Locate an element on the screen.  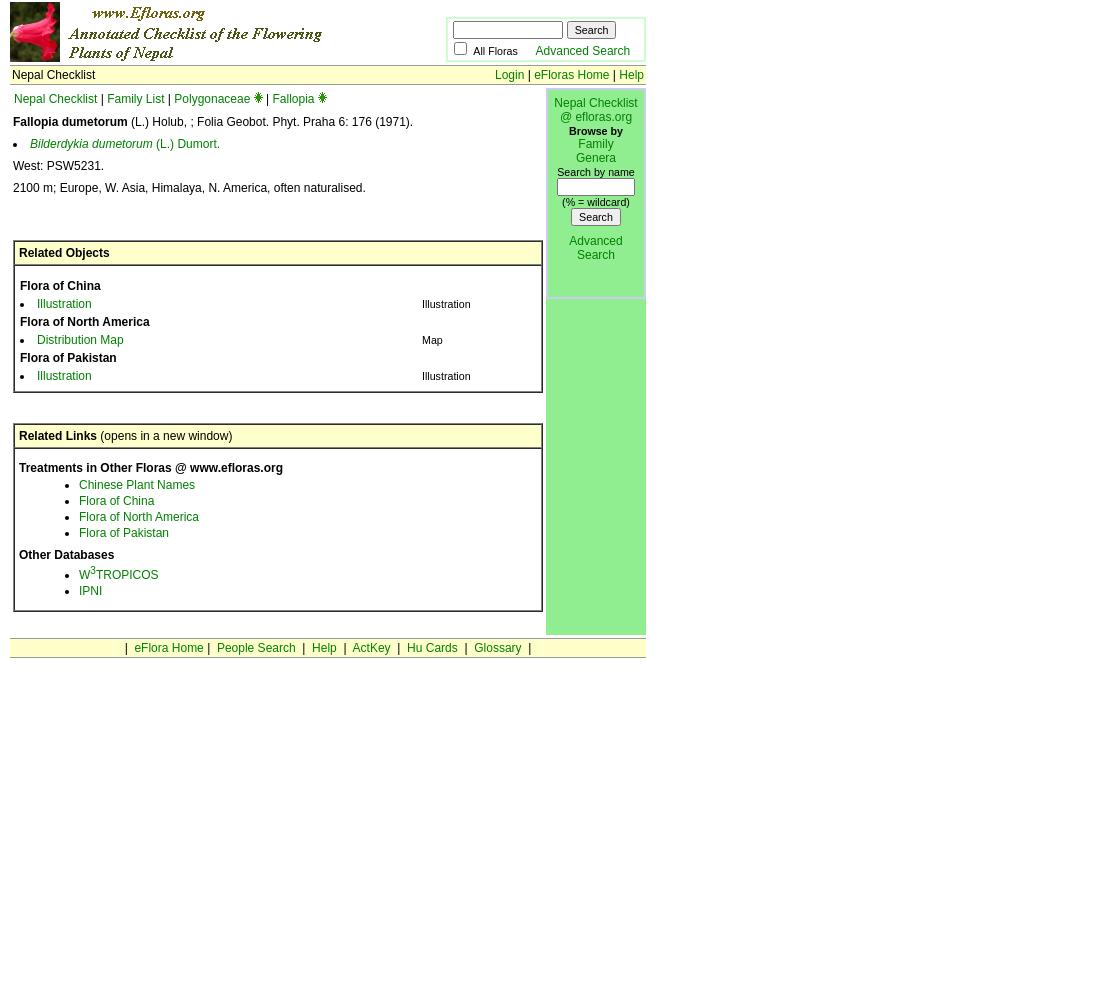
'Map' is located at coordinates (430, 339).